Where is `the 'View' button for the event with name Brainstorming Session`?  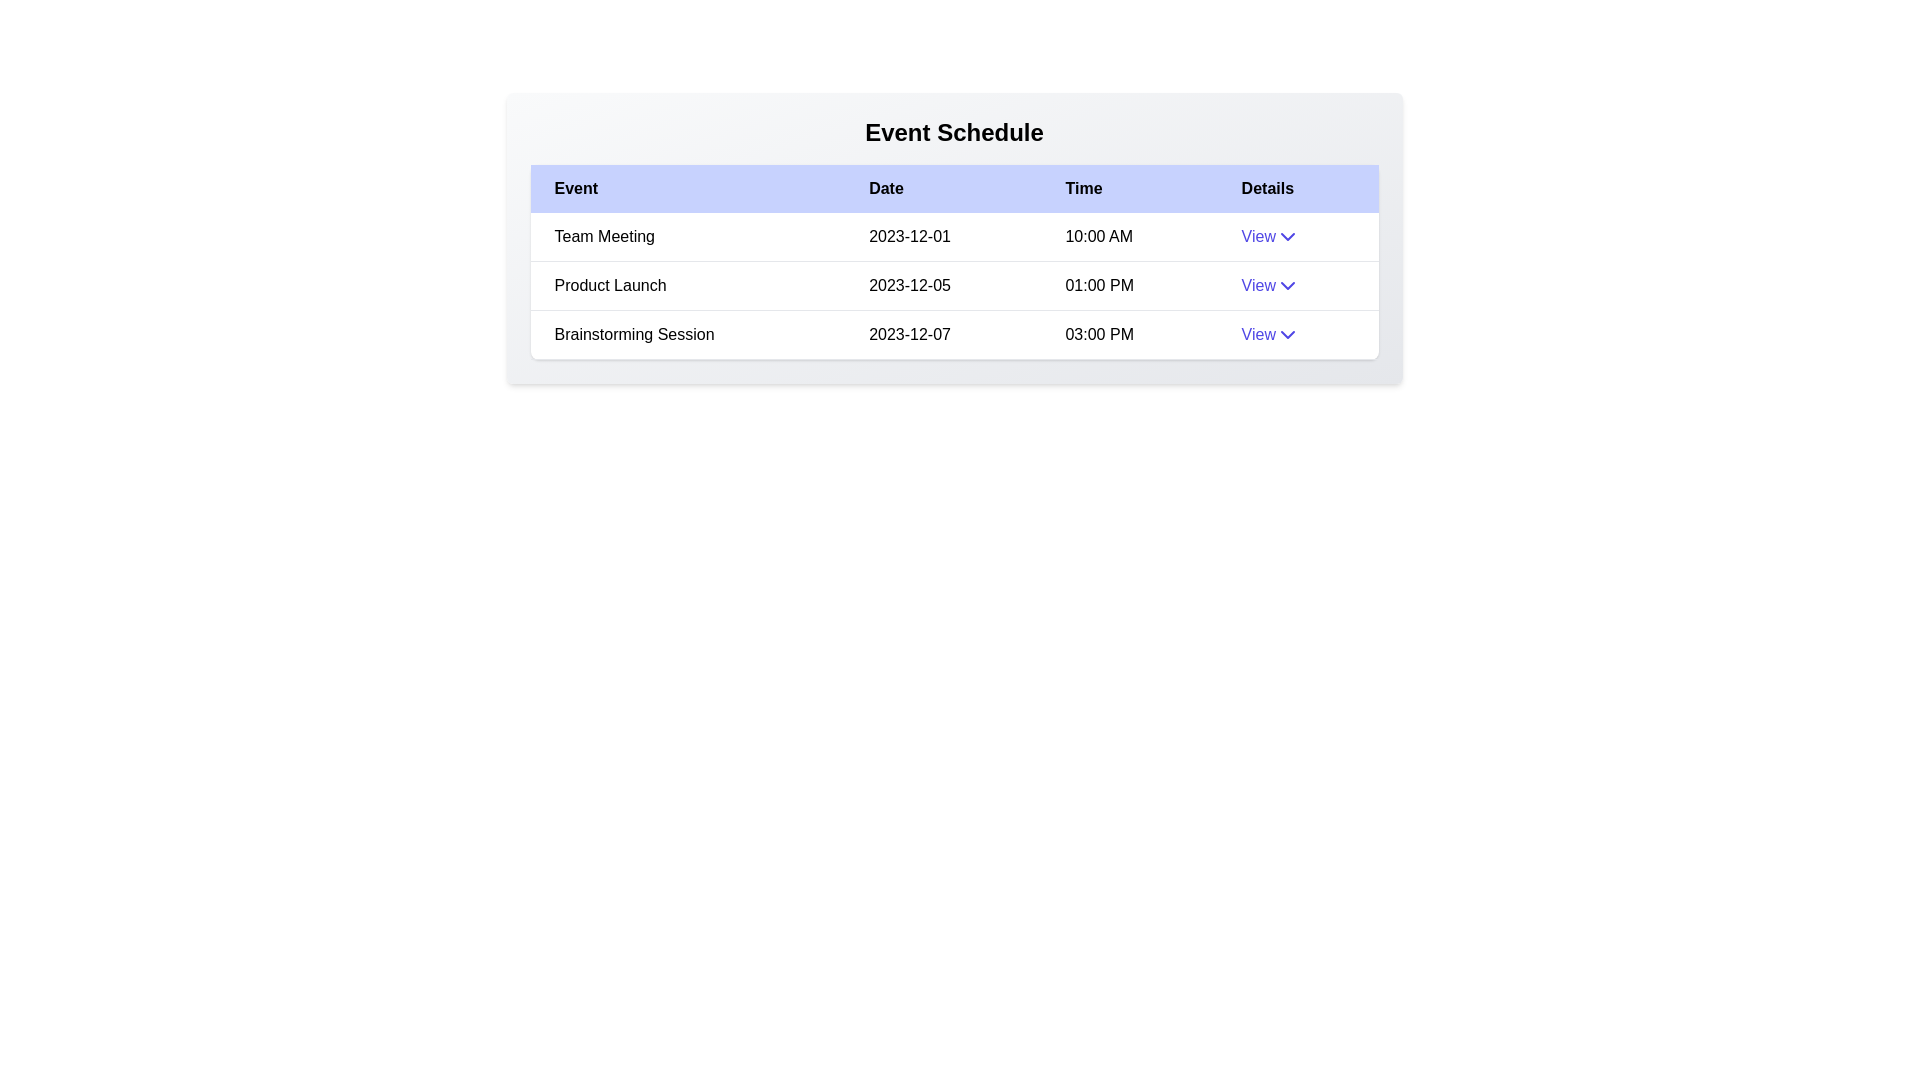 the 'View' button for the event with name Brainstorming Session is located at coordinates (1269, 334).